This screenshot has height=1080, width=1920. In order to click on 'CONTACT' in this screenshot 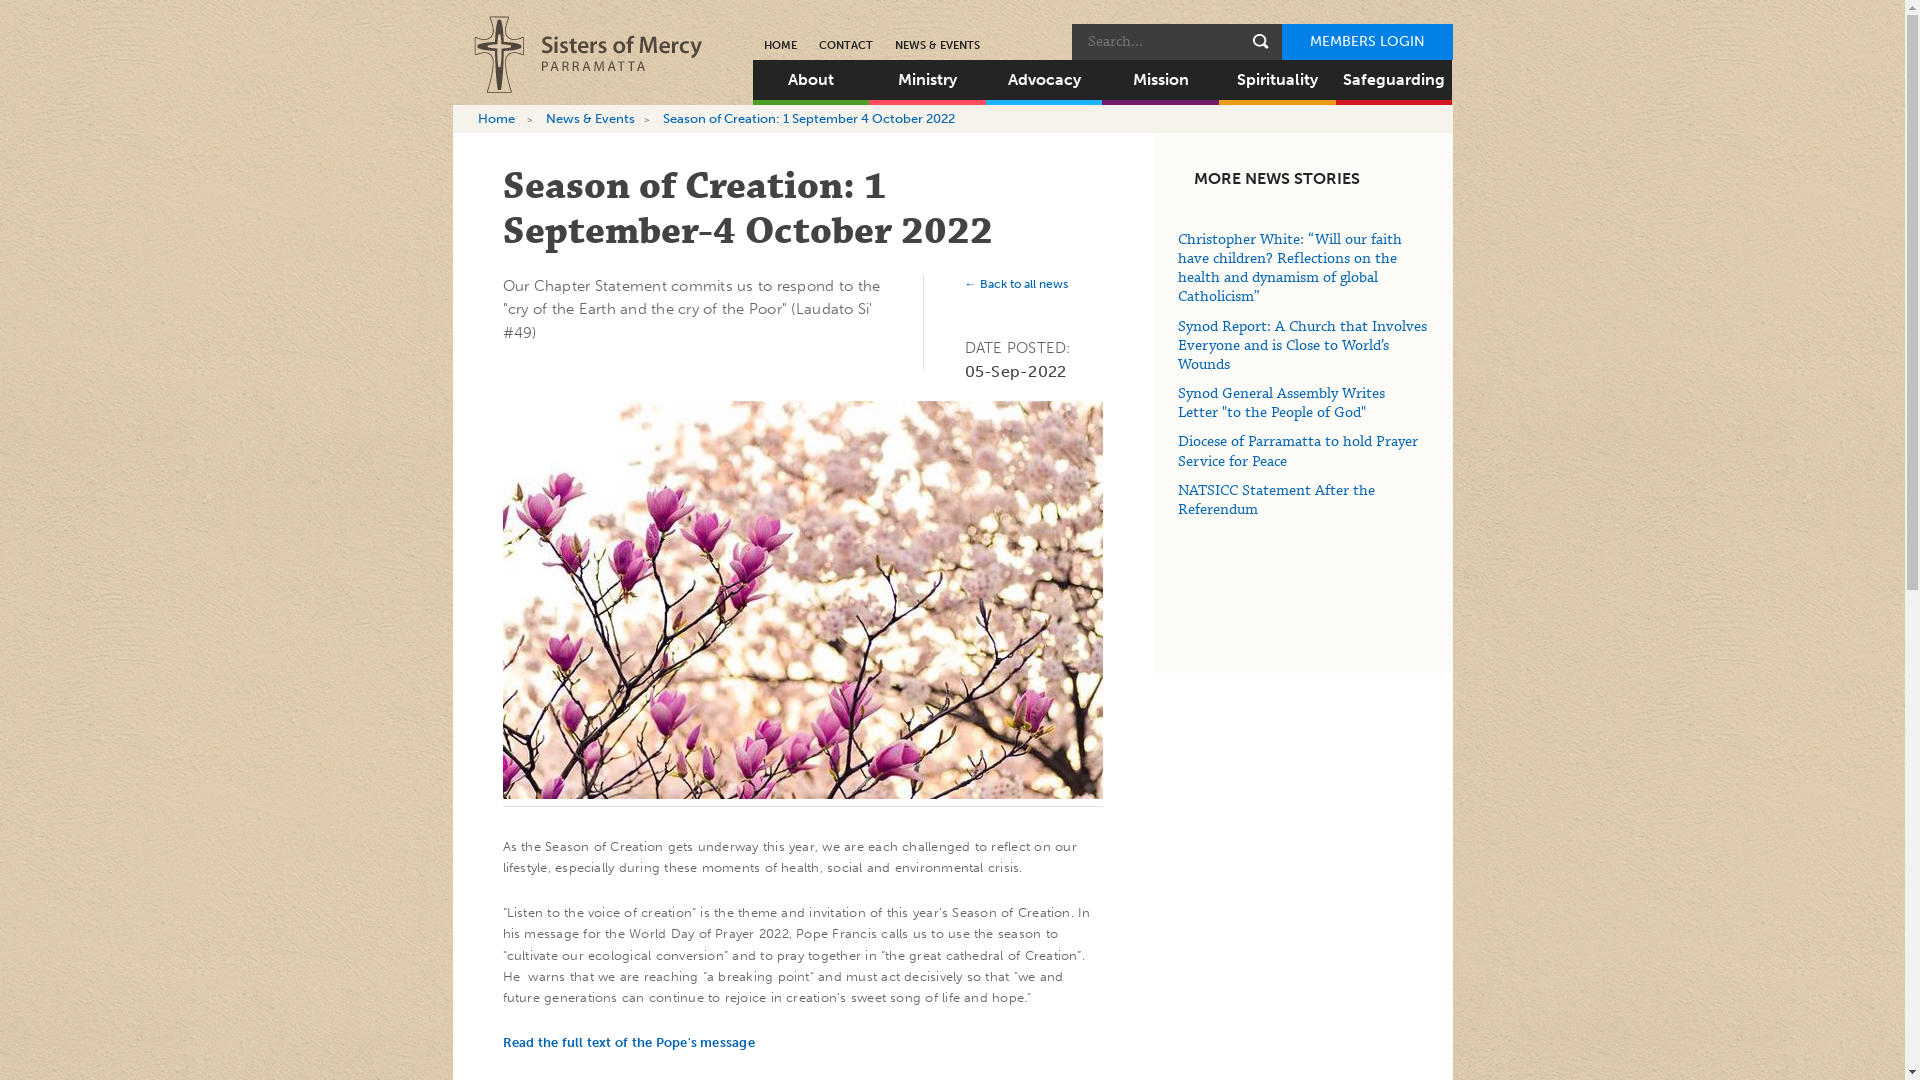, I will do `click(845, 45)`.